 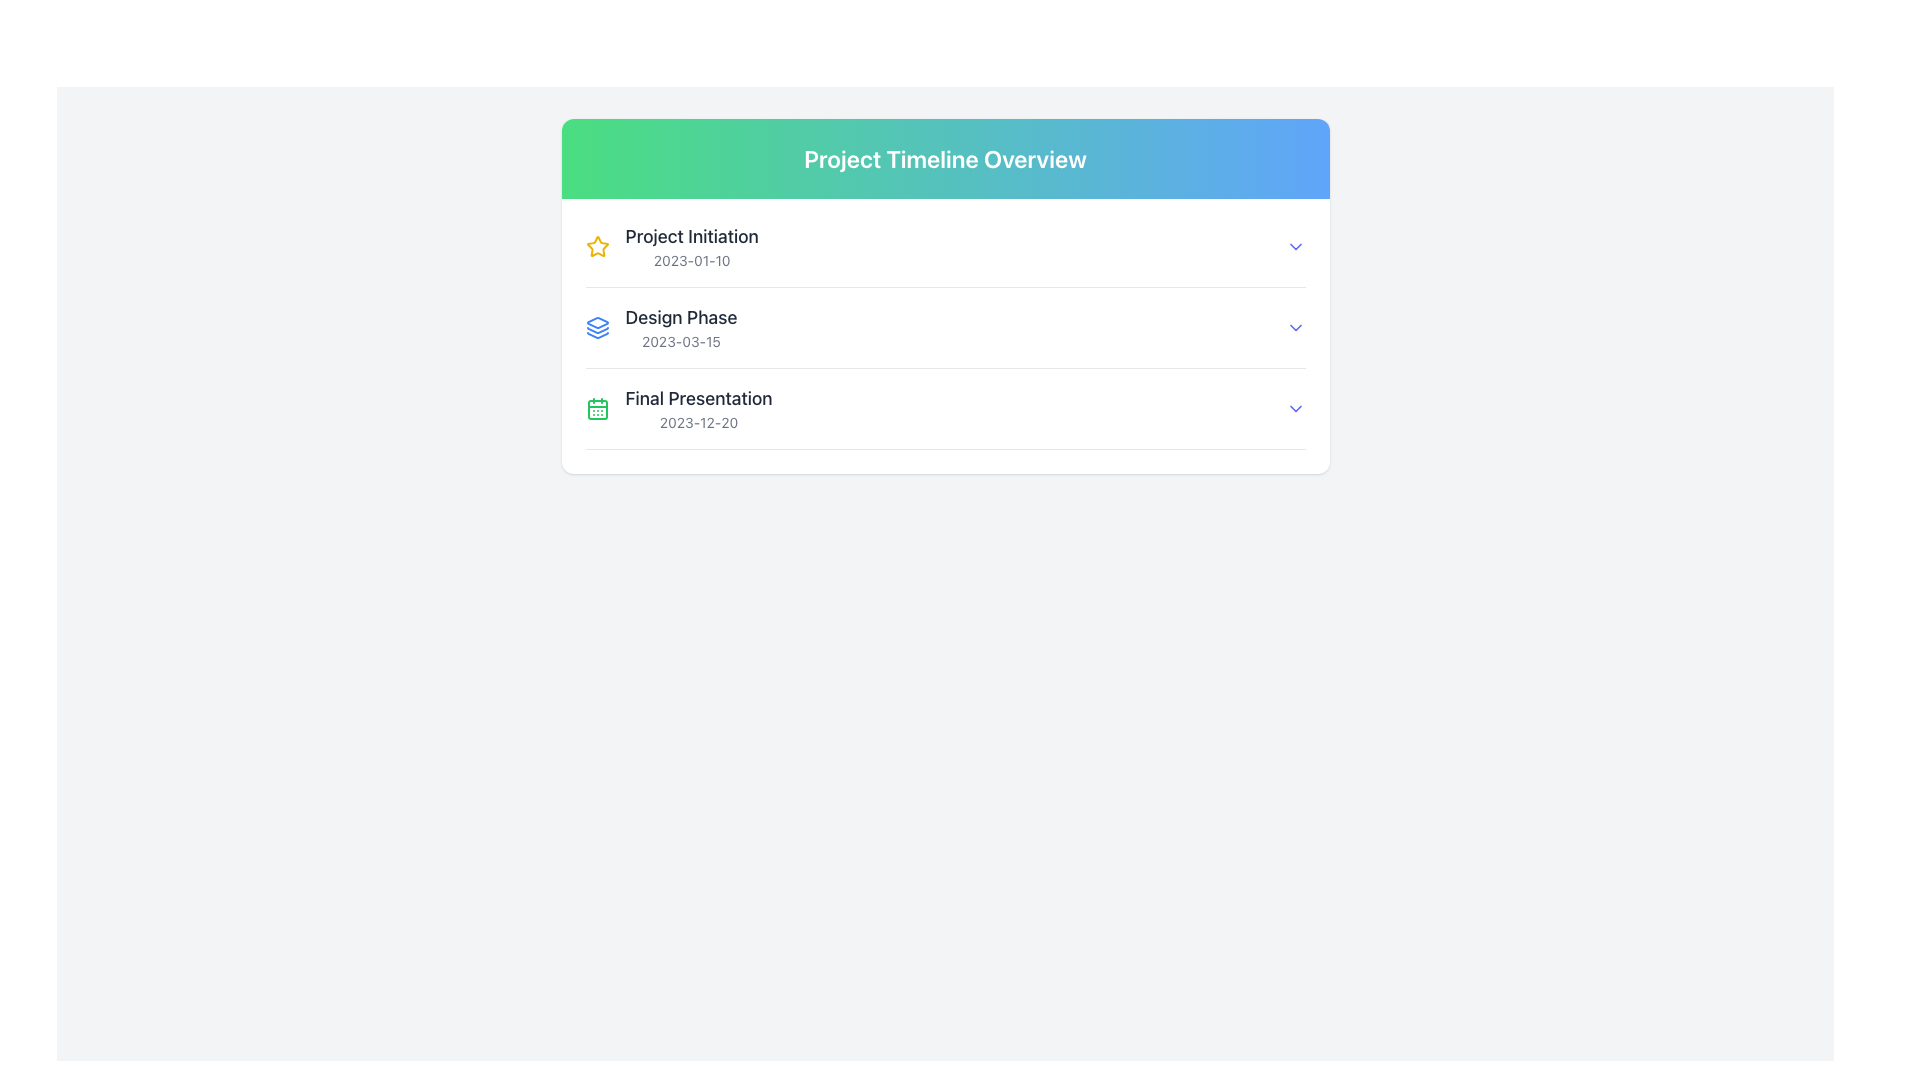 I want to click on the Interactive List Item labeled 'Design Phase', so click(x=944, y=326).